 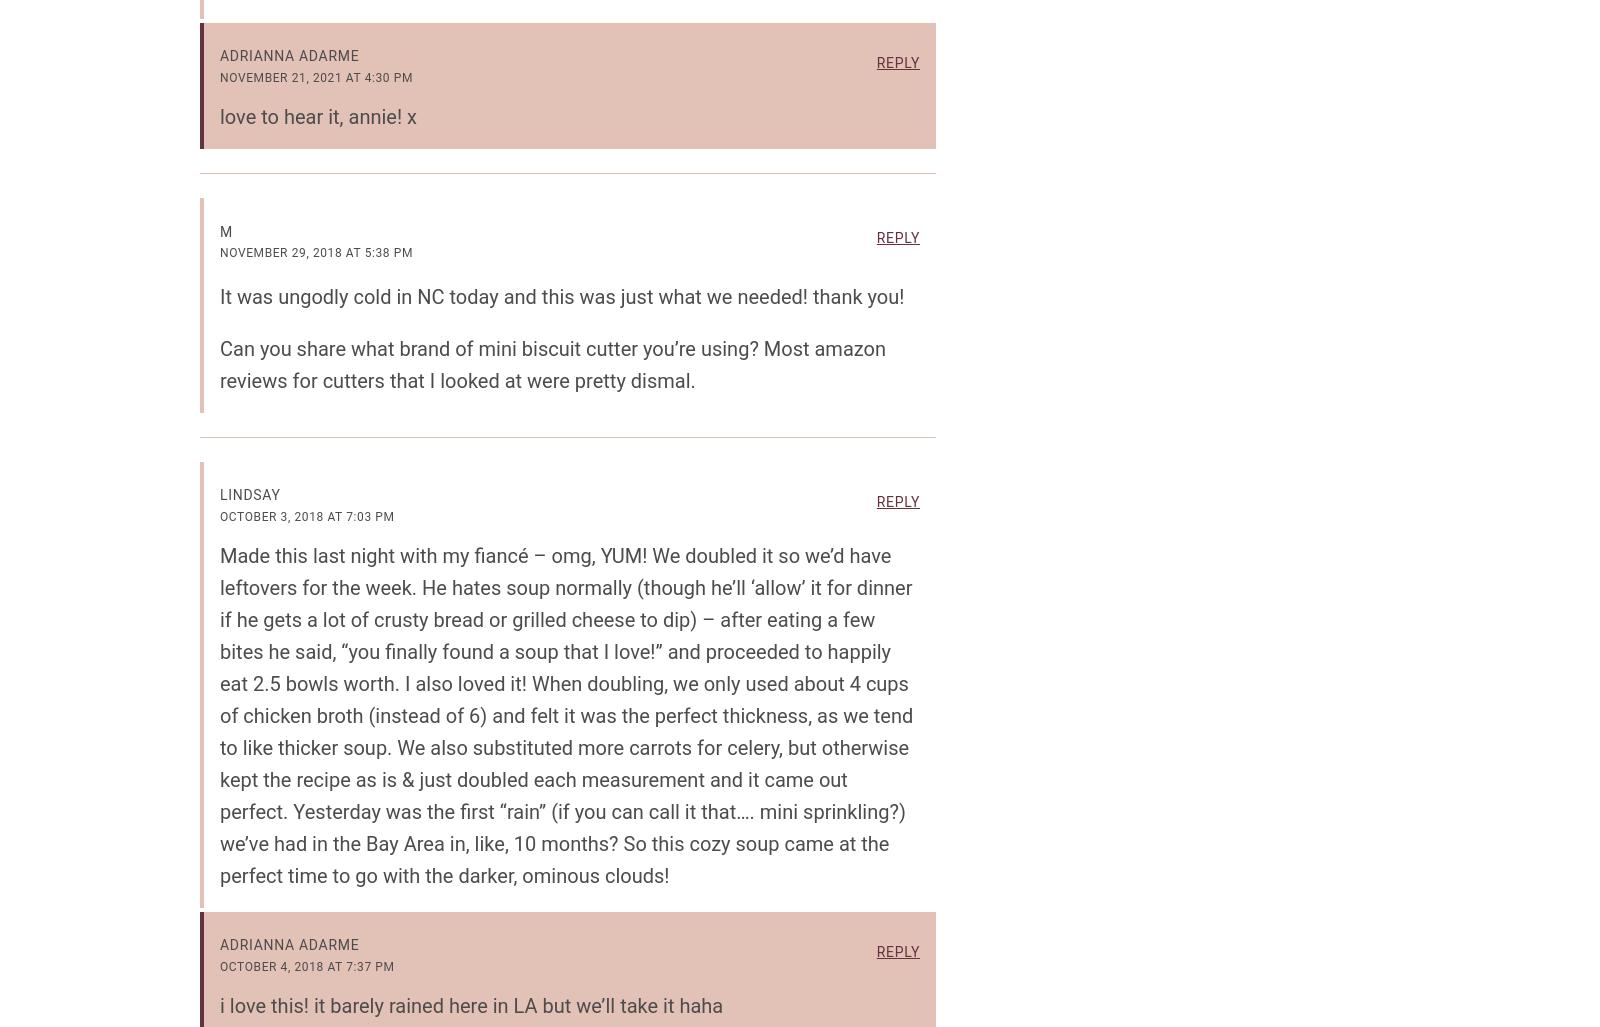 I want to click on 'November 21, 2021 at 4:30 pm', so click(x=220, y=76).